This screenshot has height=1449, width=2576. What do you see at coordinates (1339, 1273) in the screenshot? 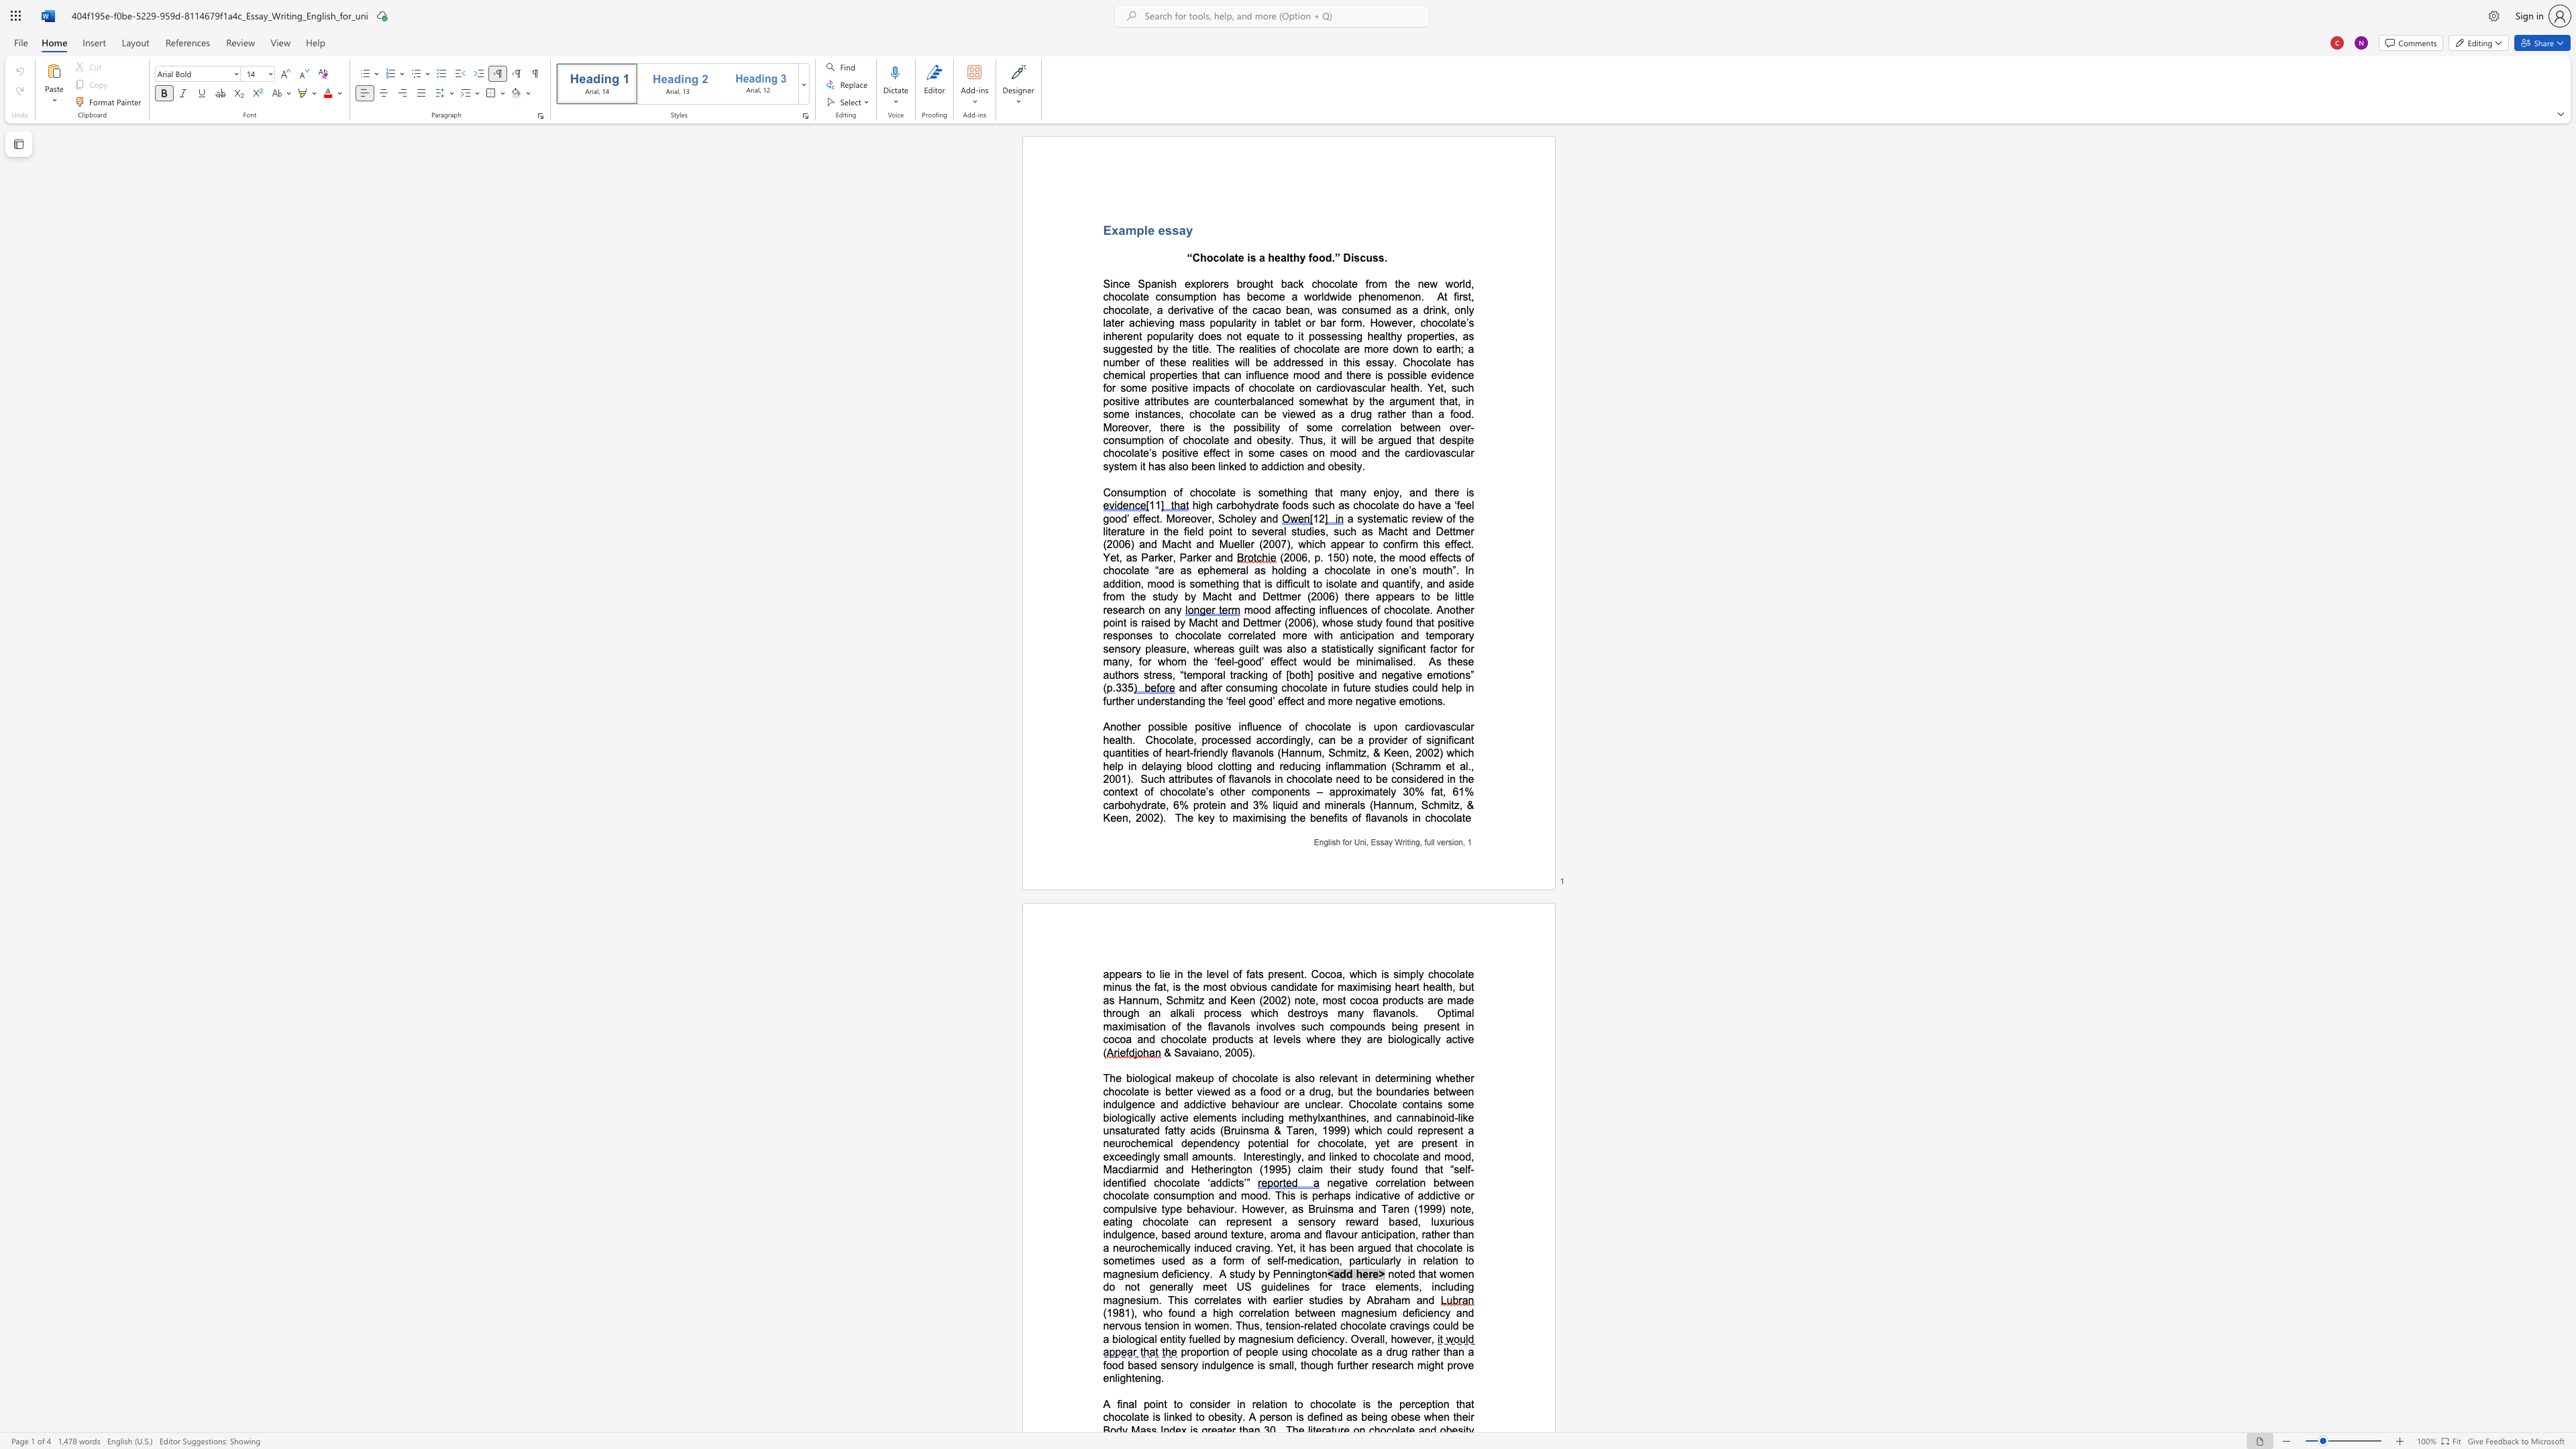
I see `the subset text "dd her" within the text "<add here>"` at bounding box center [1339, 1273].